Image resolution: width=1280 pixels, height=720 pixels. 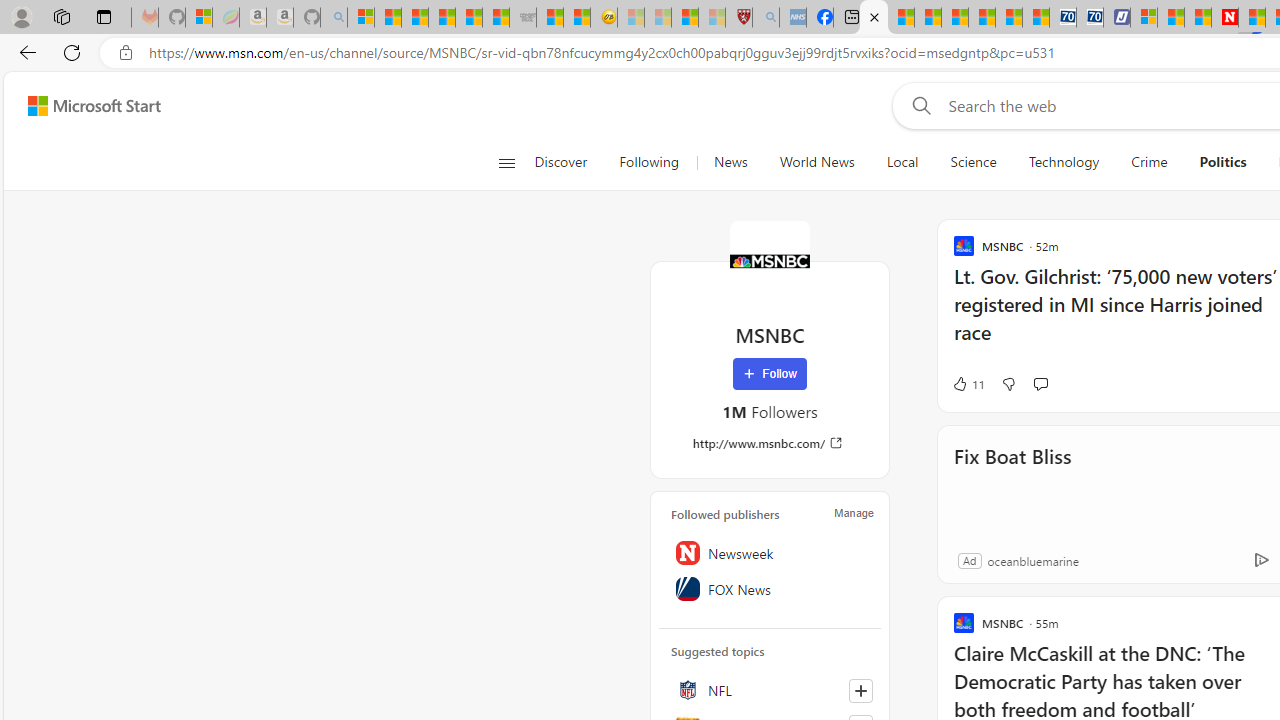 What do you see at coordinates (81, 105) in the screenshot?
I see `'Skip to footer'` at bounding box center [81, 105].